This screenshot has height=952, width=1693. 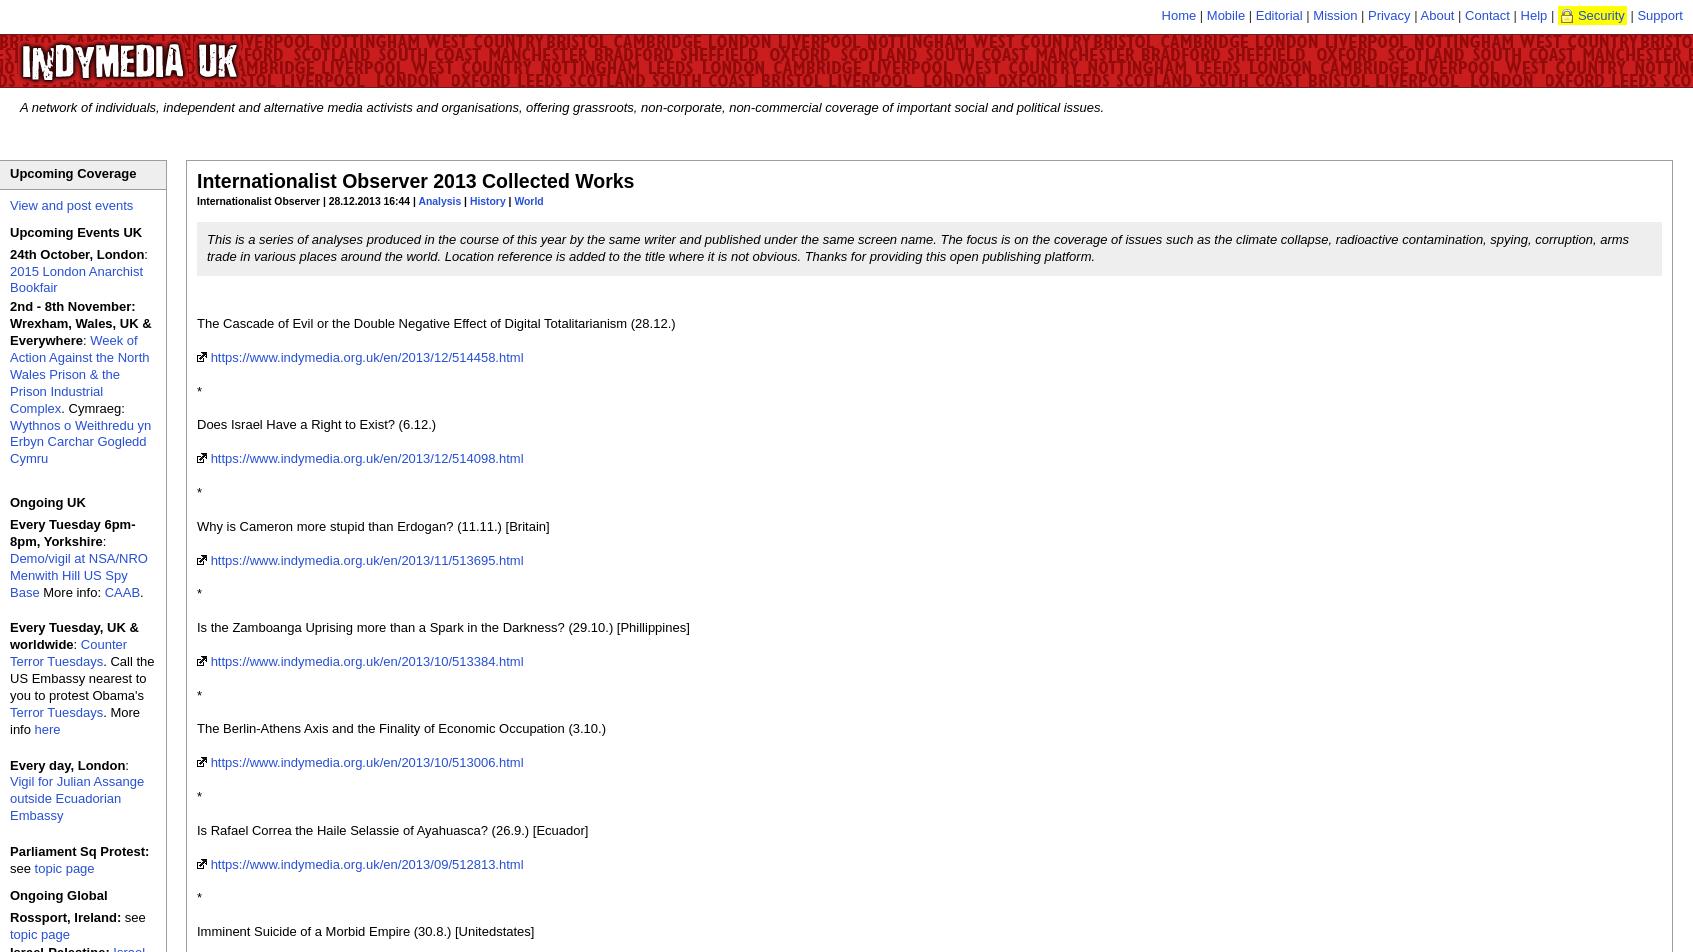 I want to click on 'Terror Tuesdays', so click(x=8, y=711).